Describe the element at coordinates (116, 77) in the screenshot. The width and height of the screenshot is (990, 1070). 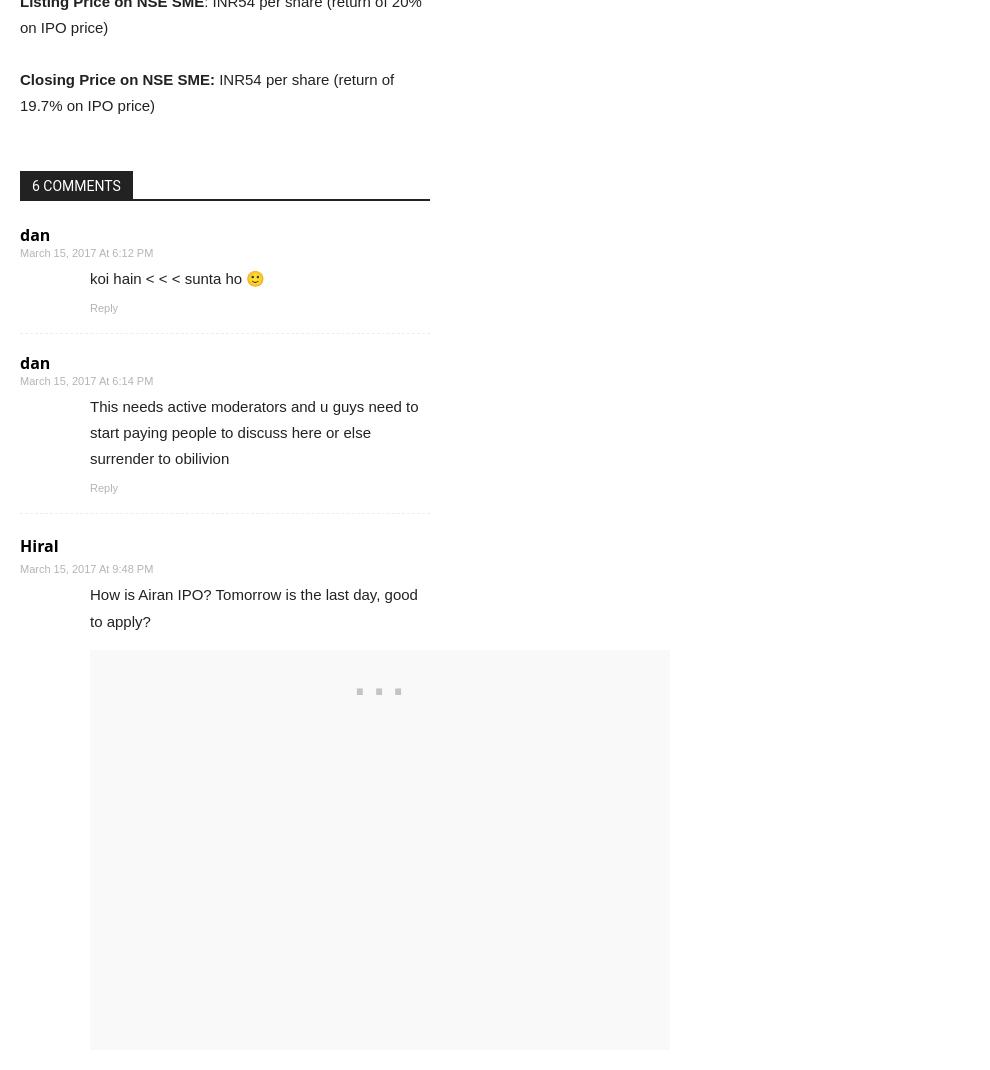
I see `'Closing Price on NSE SME:'` at that location.